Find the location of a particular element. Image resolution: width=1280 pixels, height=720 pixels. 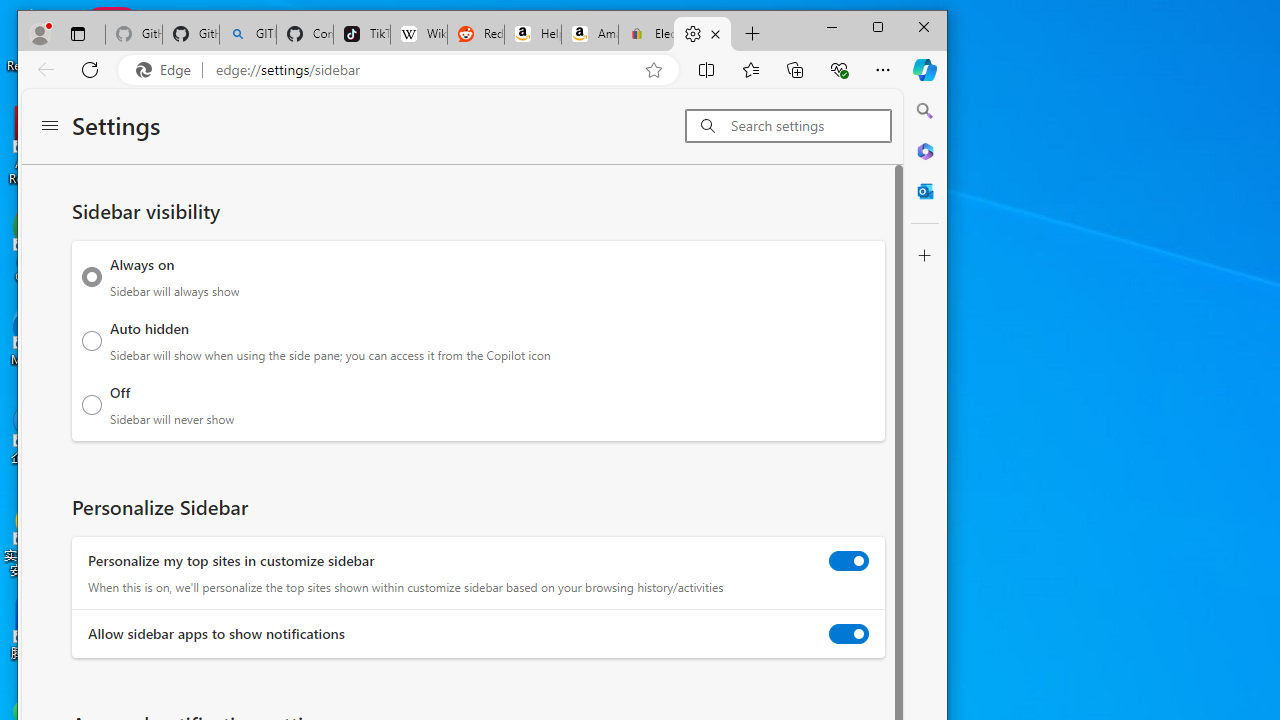

'Settings menu' is located at coordinates (49, 126).